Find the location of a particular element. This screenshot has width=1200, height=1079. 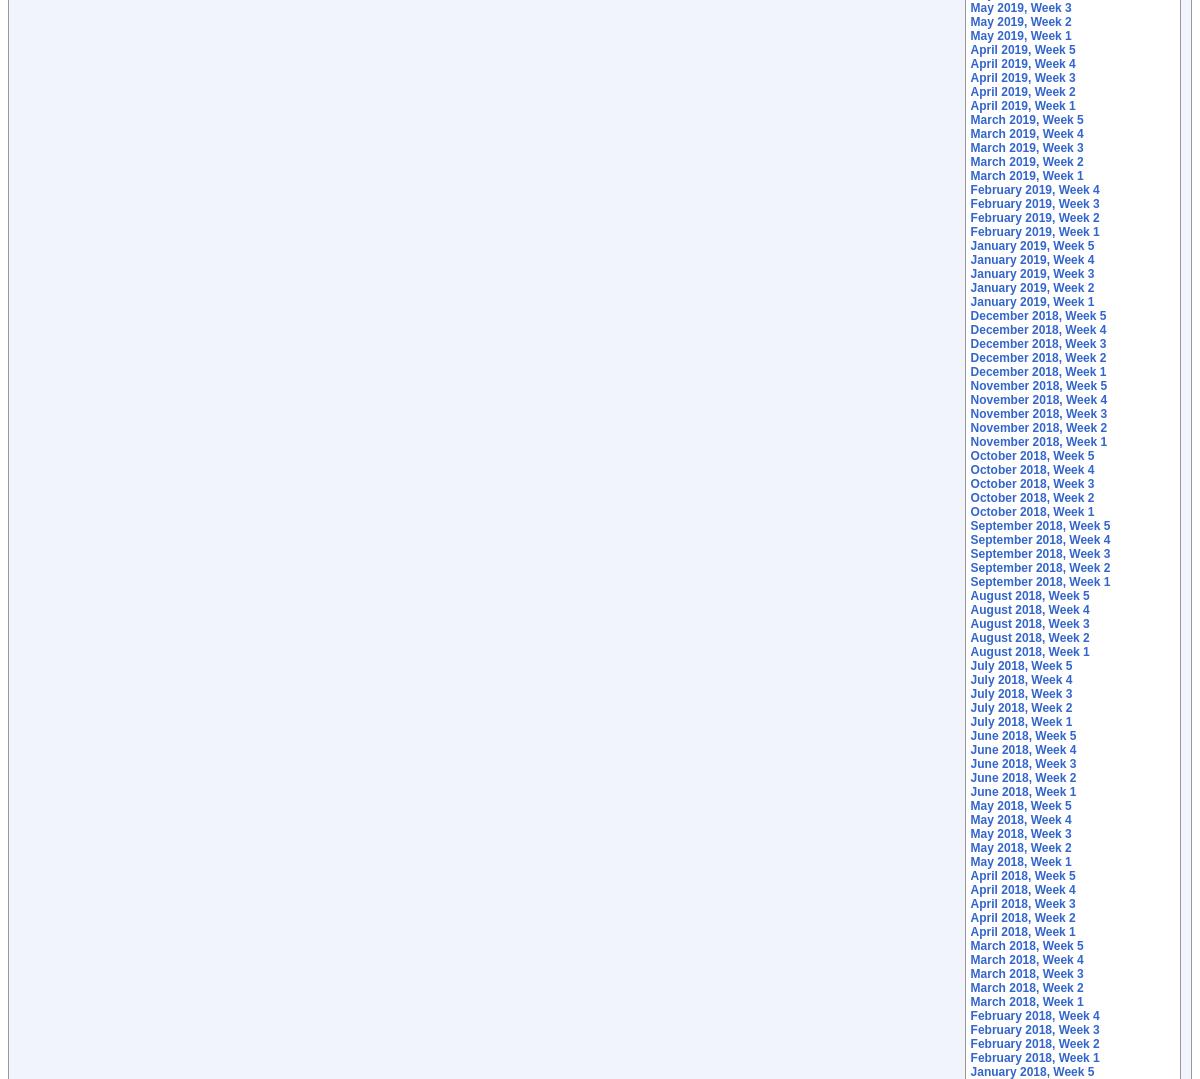

'January 2019, Week 4' is located at coordinates (969, 260).